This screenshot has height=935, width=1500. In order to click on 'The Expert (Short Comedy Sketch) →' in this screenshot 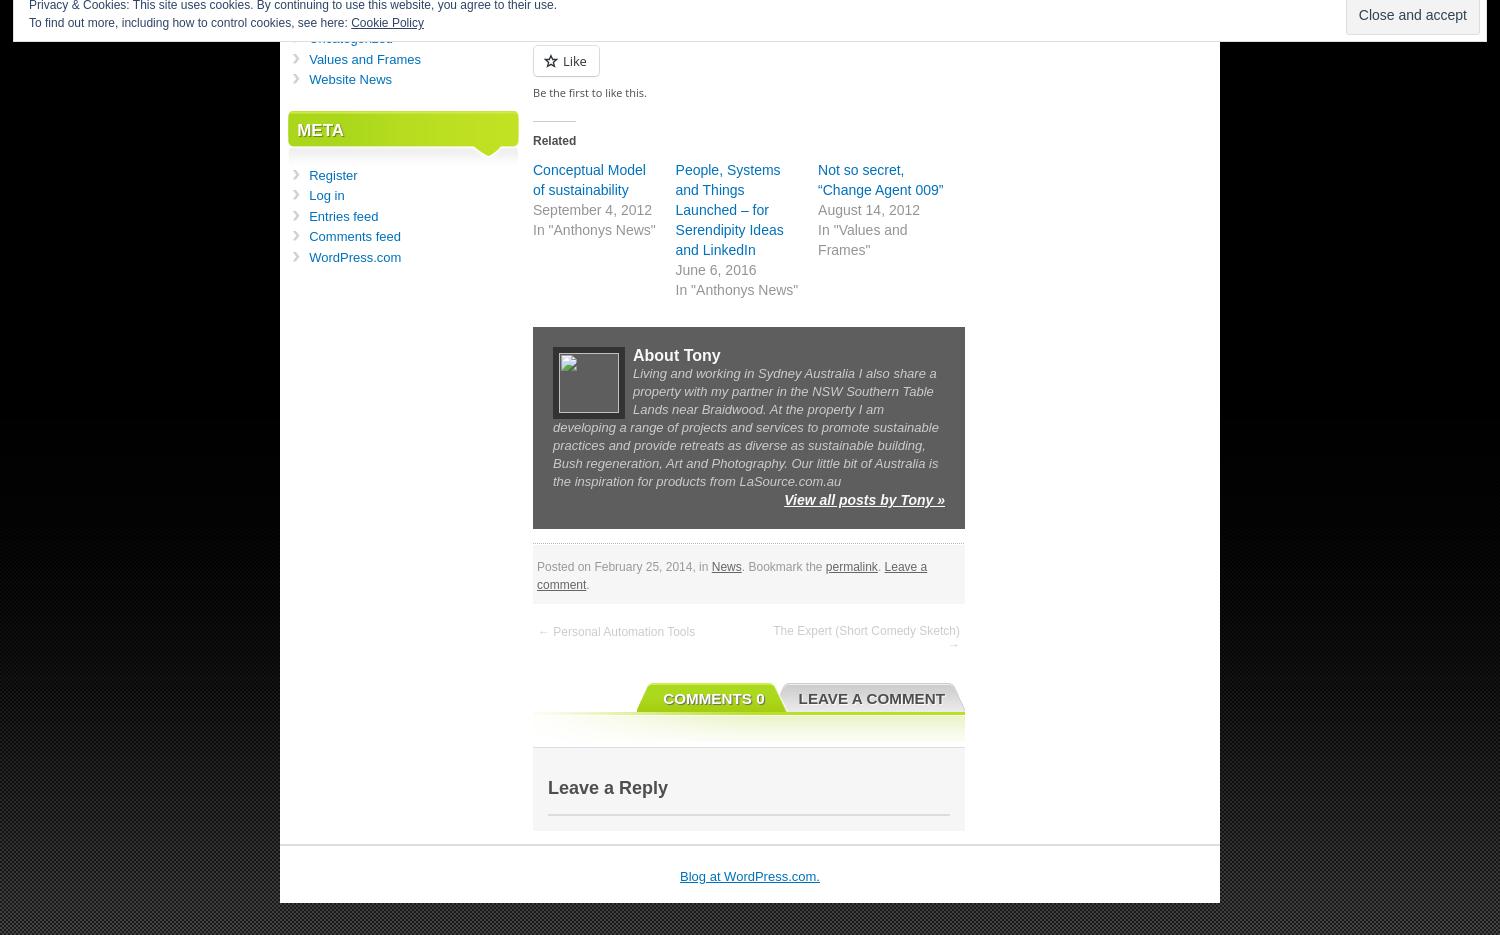, I will do `click(865, 636)`.